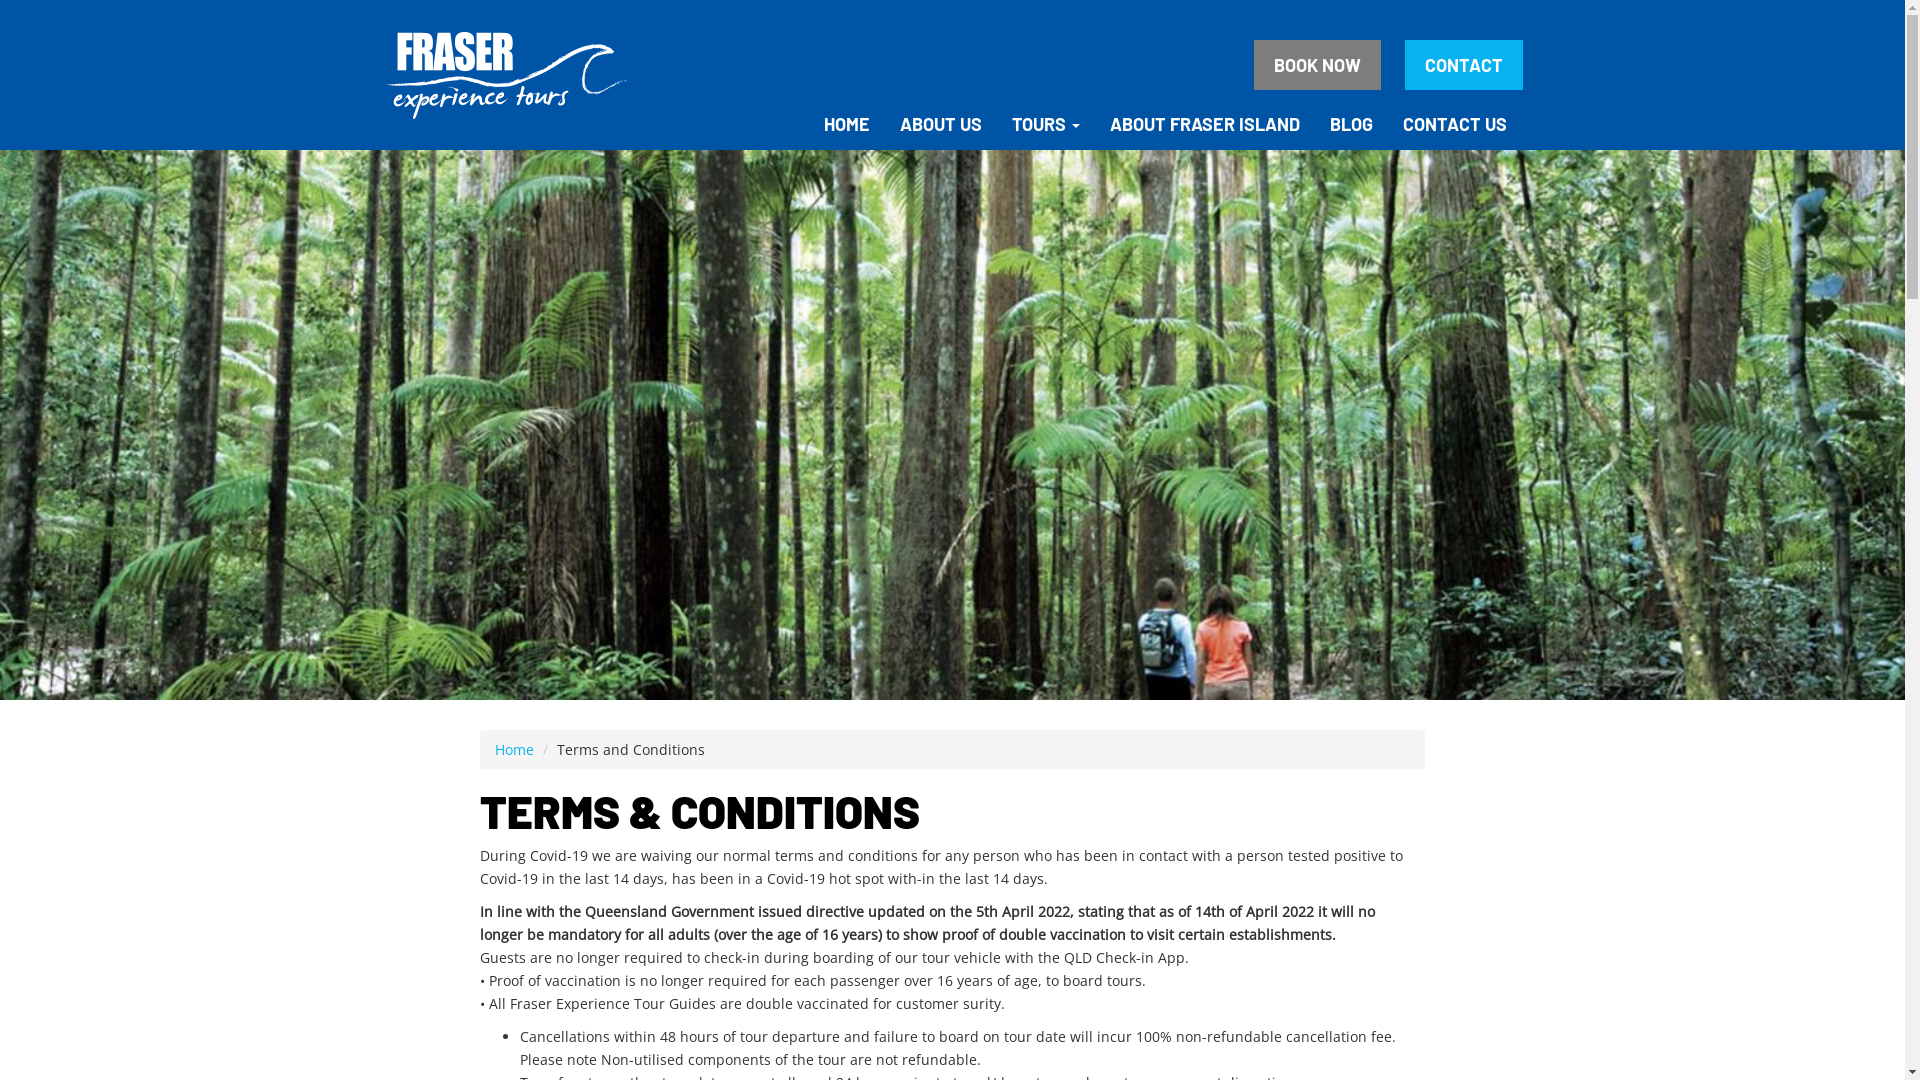  I want to click on 'ABOUT US', so click(939, 123).